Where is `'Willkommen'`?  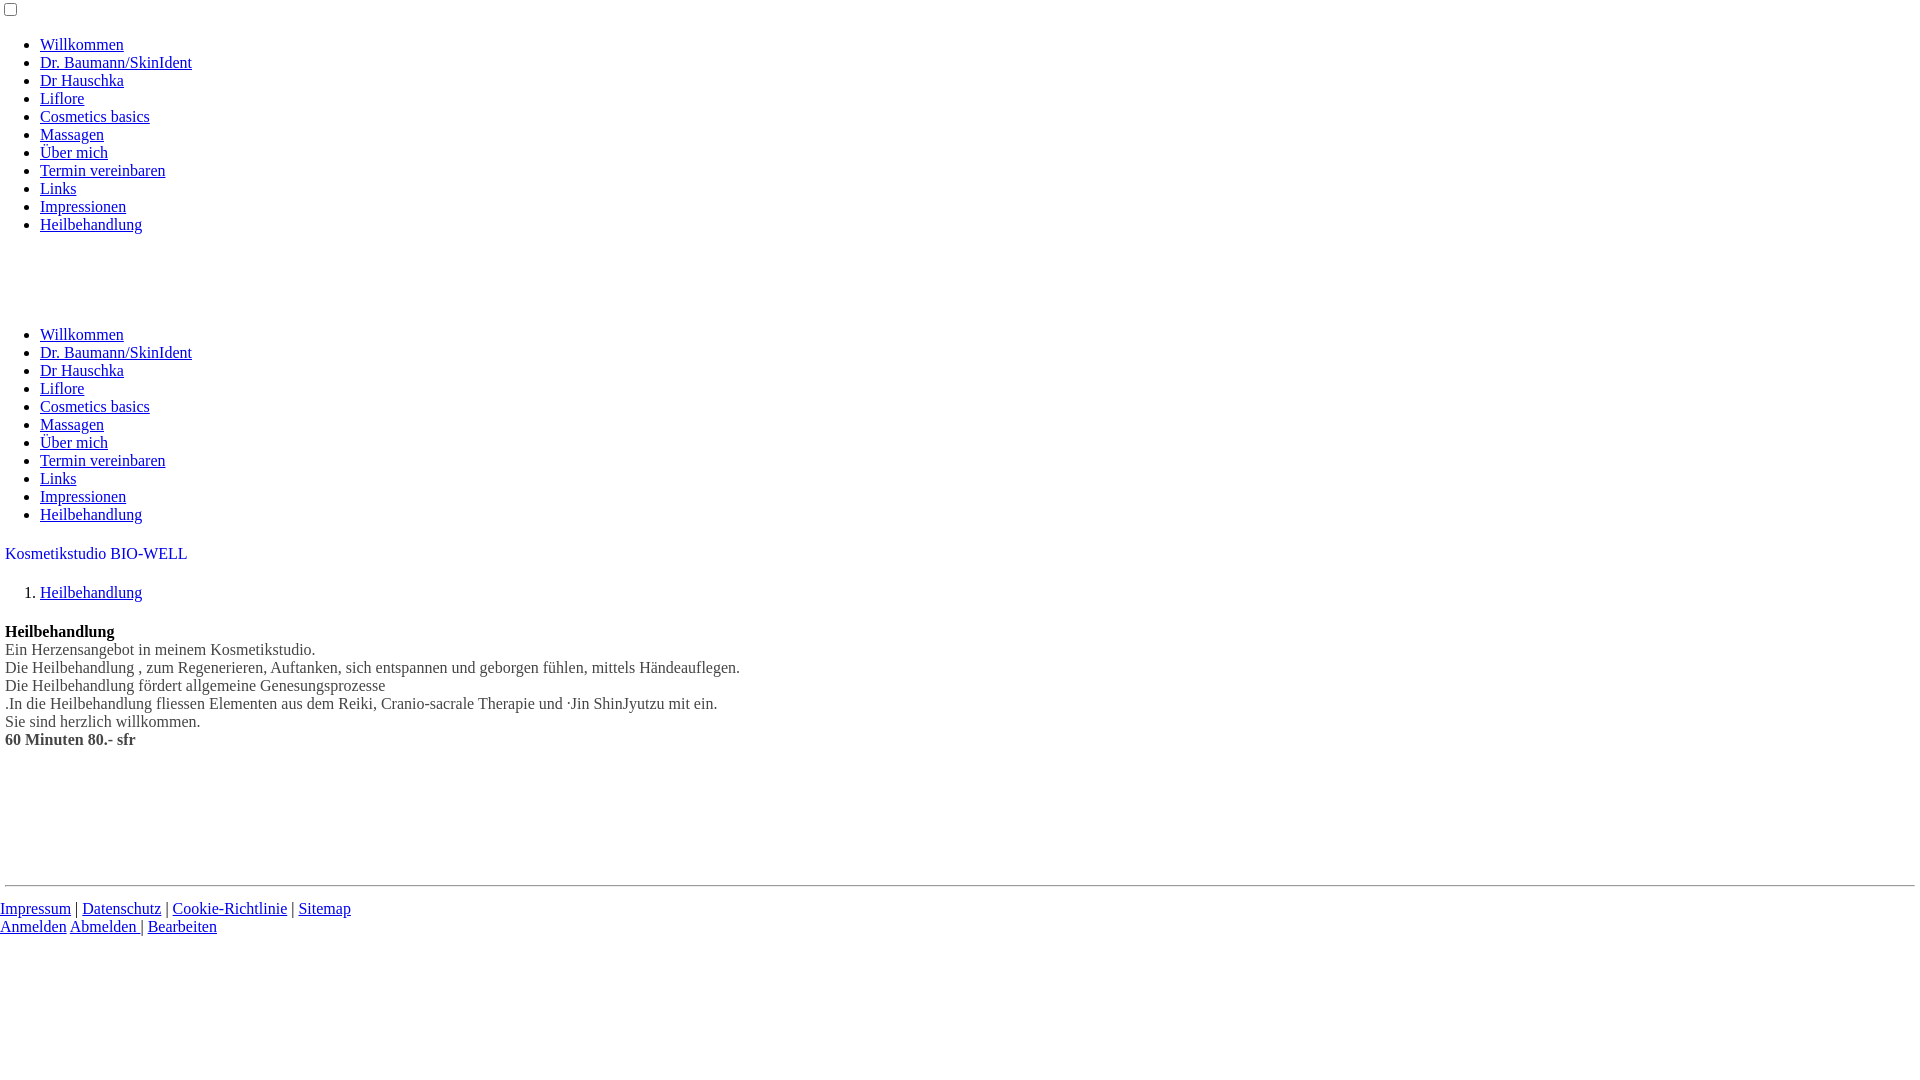 'Willkommen' is located at coordinates (80, 44).